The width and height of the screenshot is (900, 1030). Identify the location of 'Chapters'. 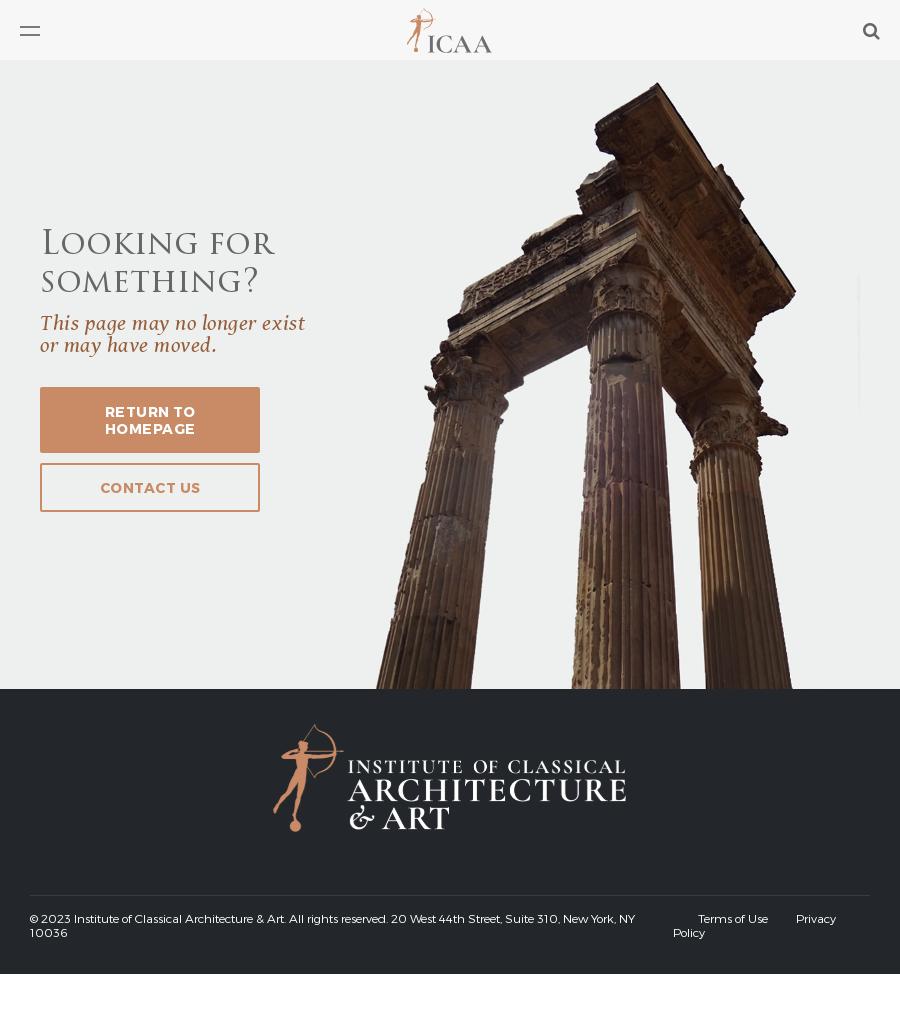
(53, 362).